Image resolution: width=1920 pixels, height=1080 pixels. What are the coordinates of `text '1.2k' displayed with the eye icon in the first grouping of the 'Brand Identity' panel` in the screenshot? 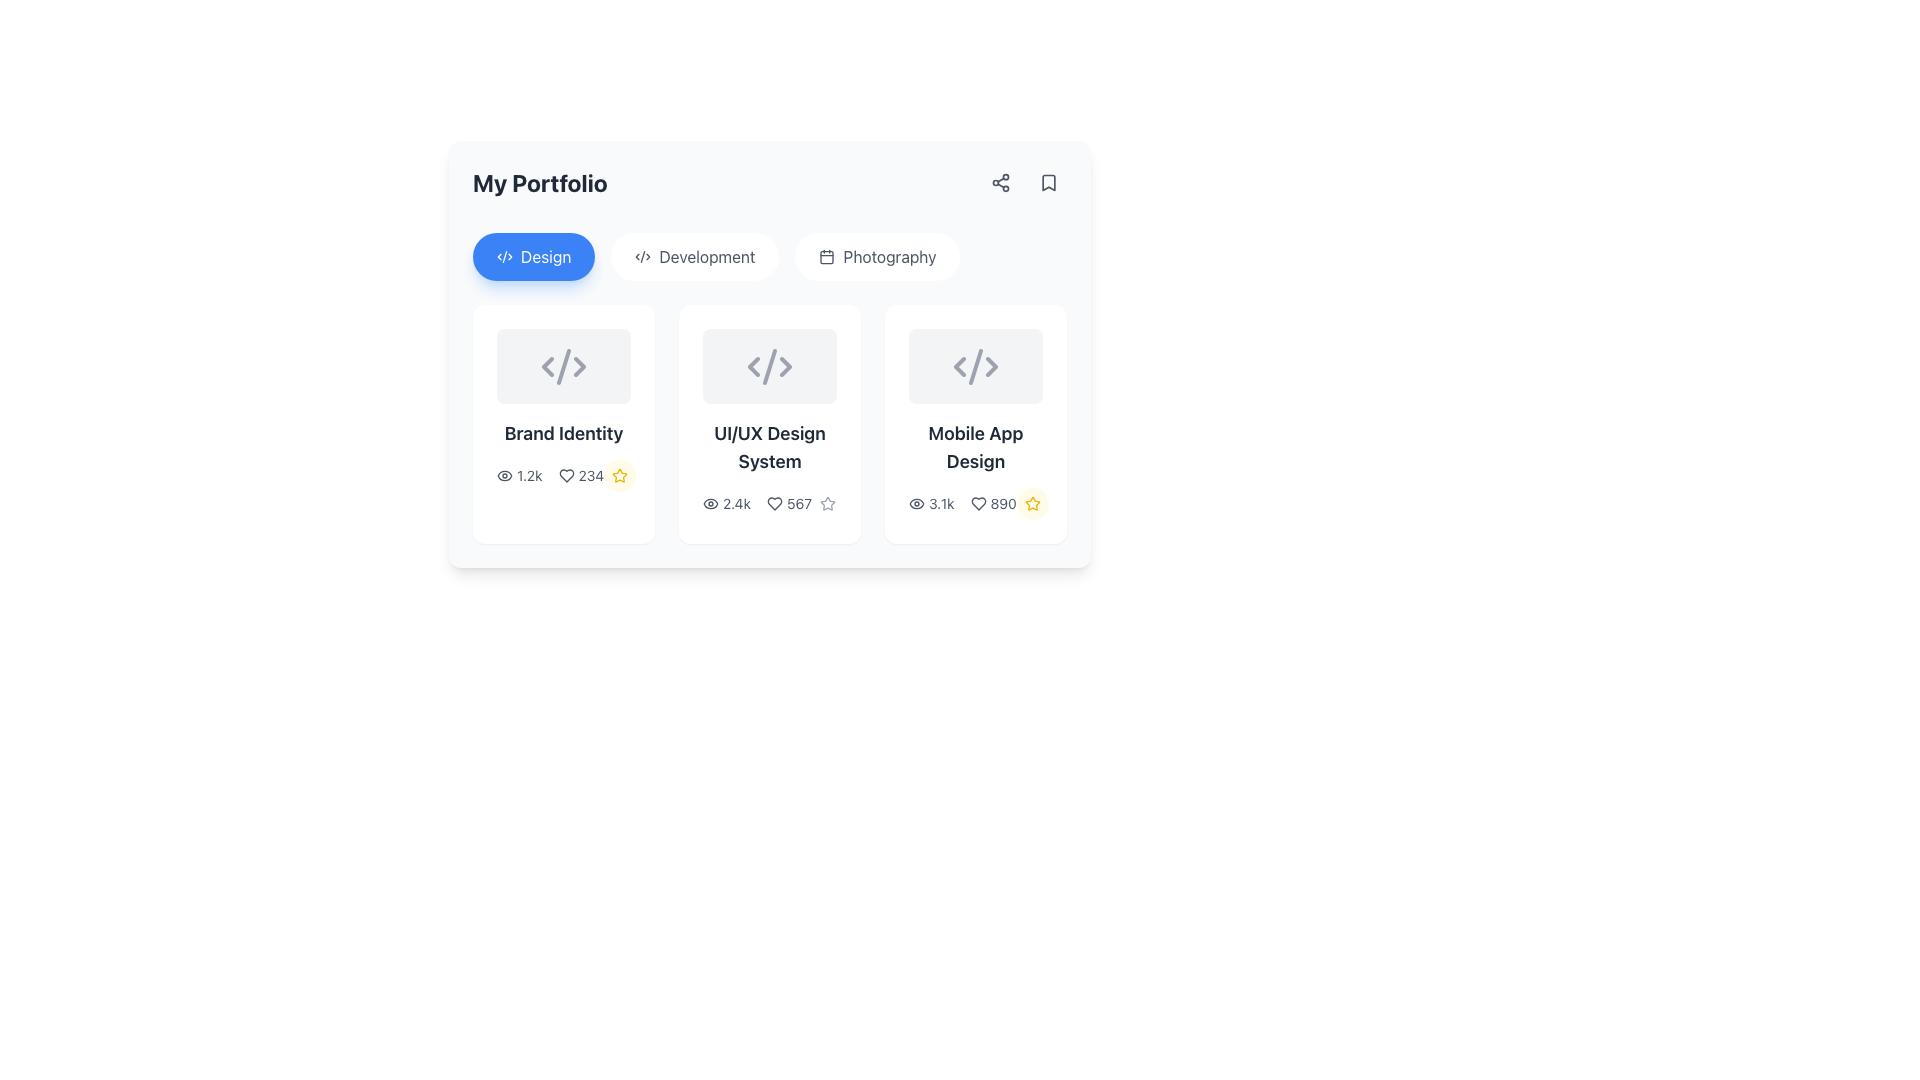 It's located at (519, 476).